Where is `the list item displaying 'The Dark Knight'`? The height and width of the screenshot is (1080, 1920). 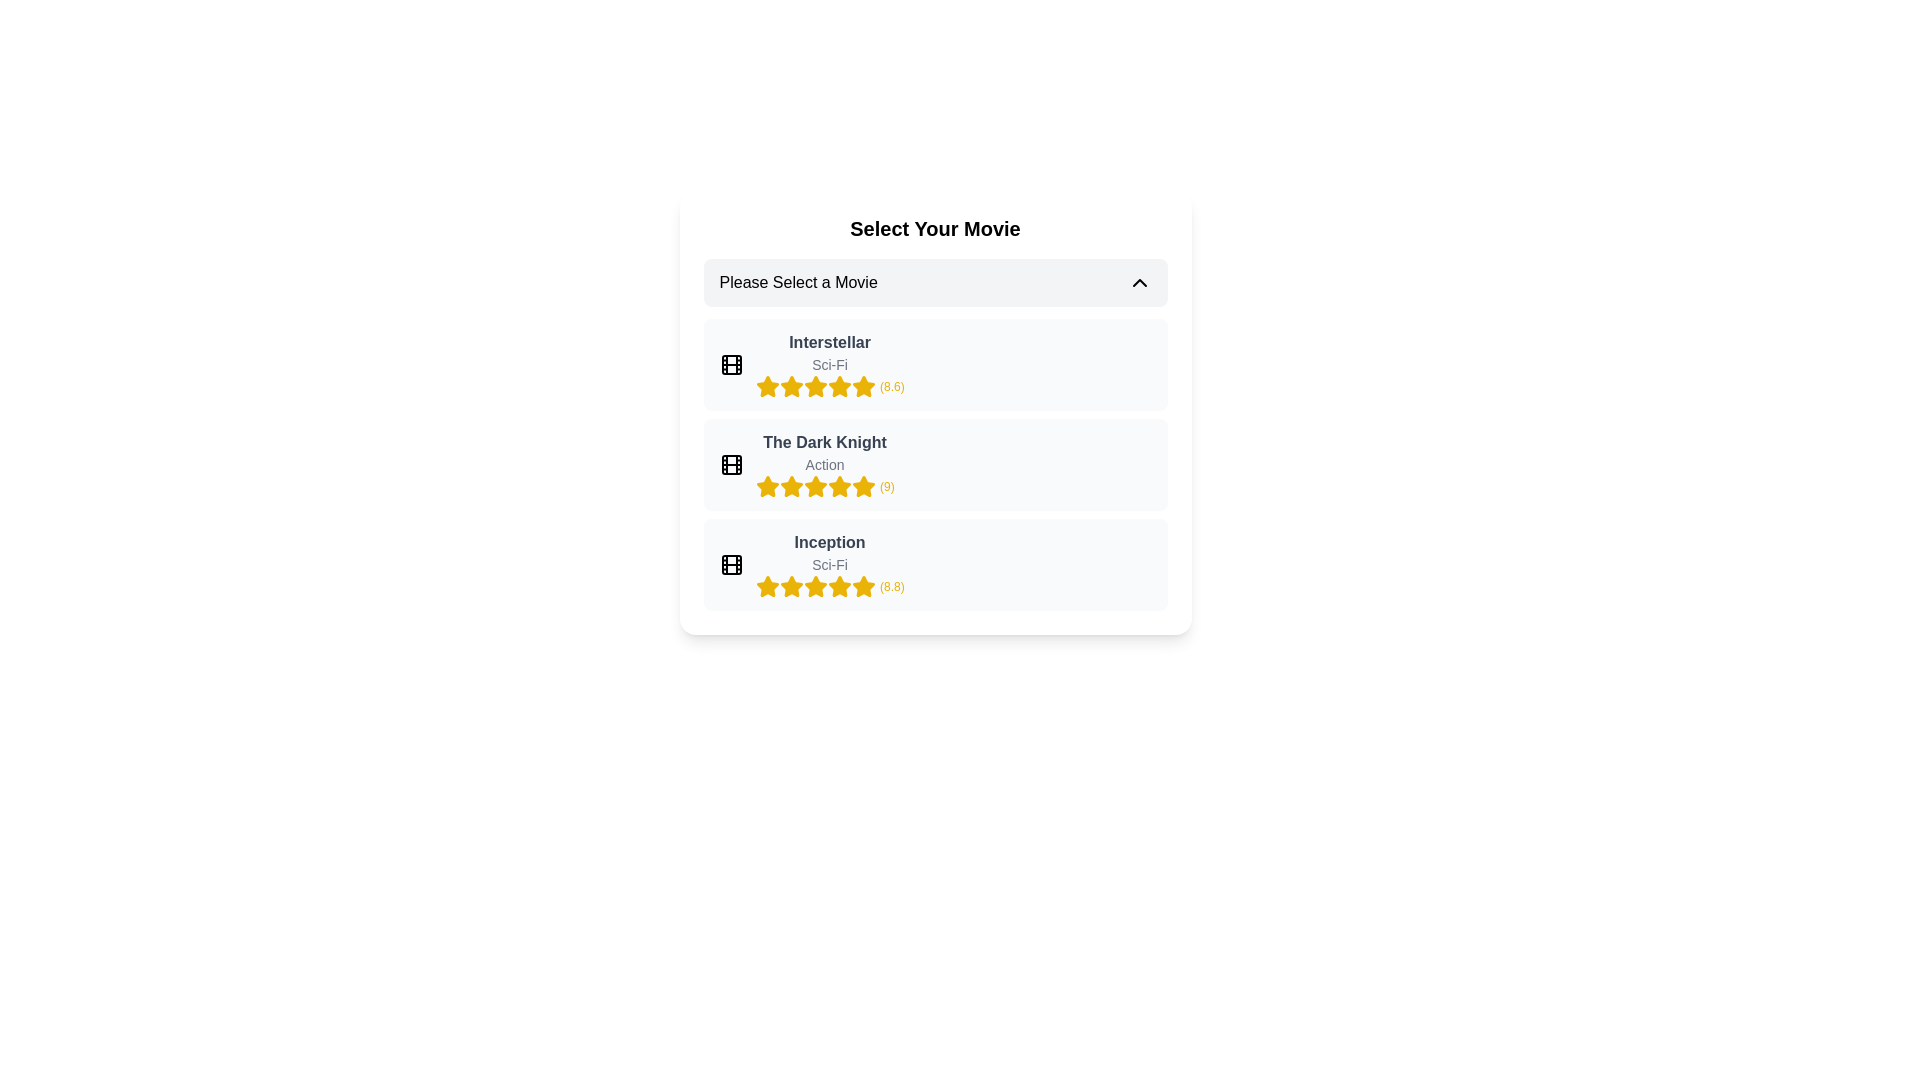 the list item displaying 'The Dark Knight' is located at coordinates (934, 465).